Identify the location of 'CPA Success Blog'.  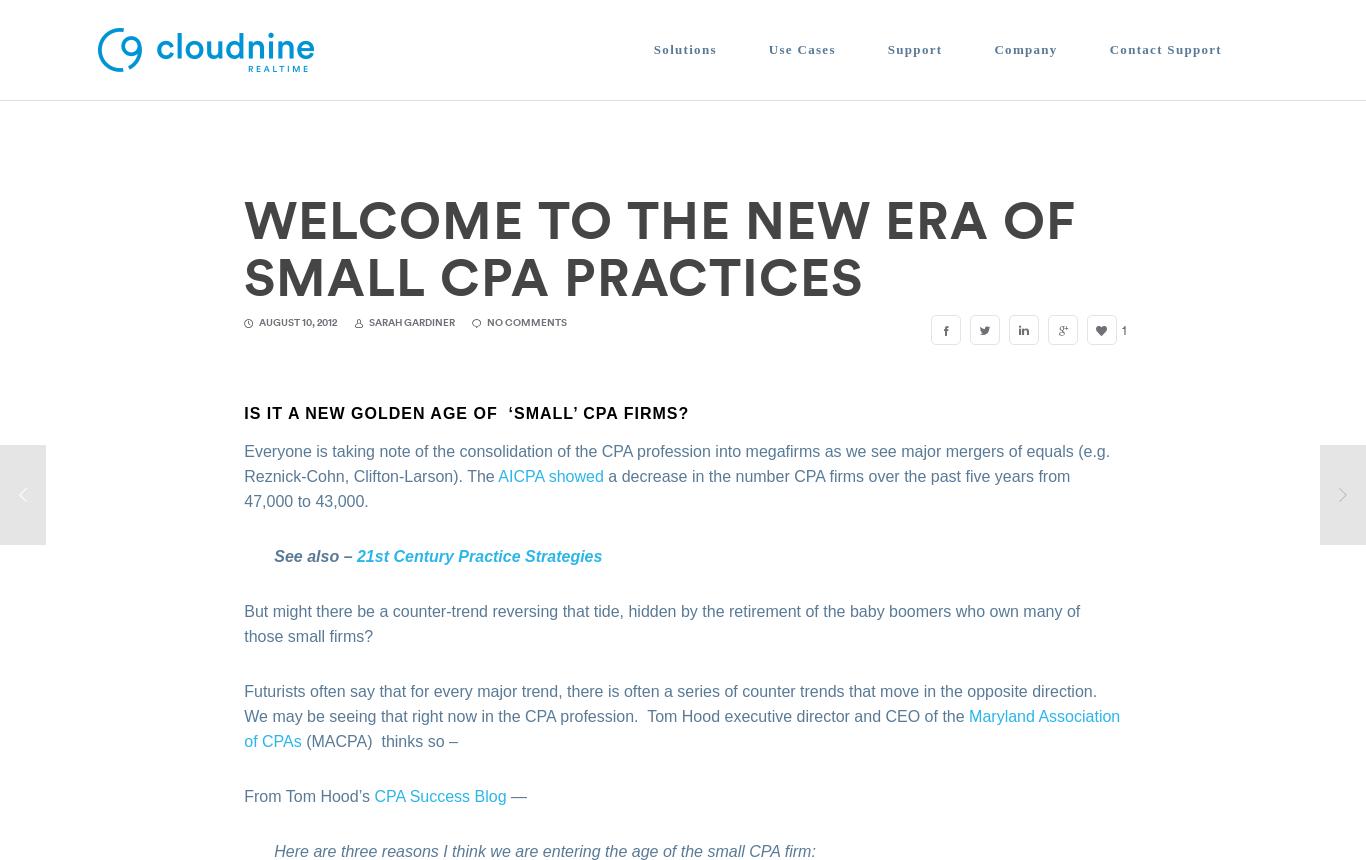
(438, 795).